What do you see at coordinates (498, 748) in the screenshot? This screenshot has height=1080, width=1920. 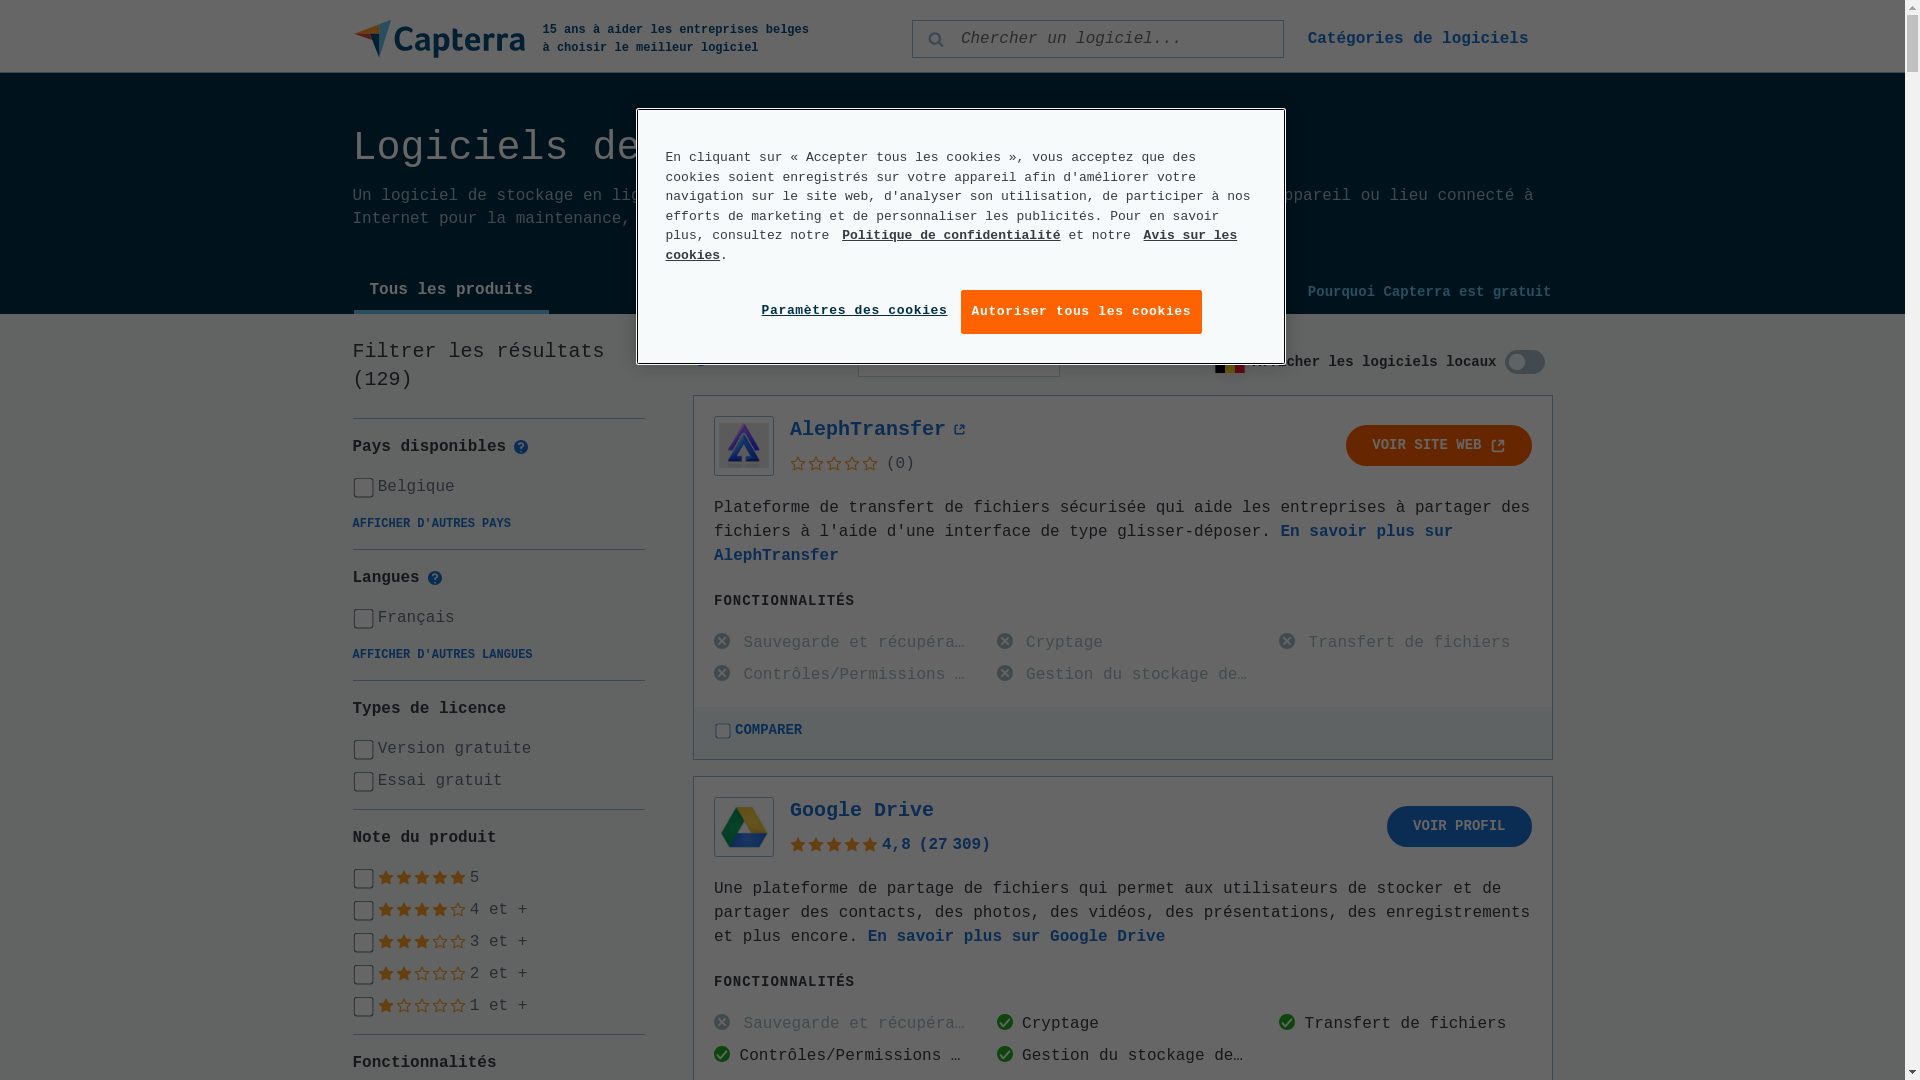 I see `'Version gratuite'` at bounding box center [498, 748].